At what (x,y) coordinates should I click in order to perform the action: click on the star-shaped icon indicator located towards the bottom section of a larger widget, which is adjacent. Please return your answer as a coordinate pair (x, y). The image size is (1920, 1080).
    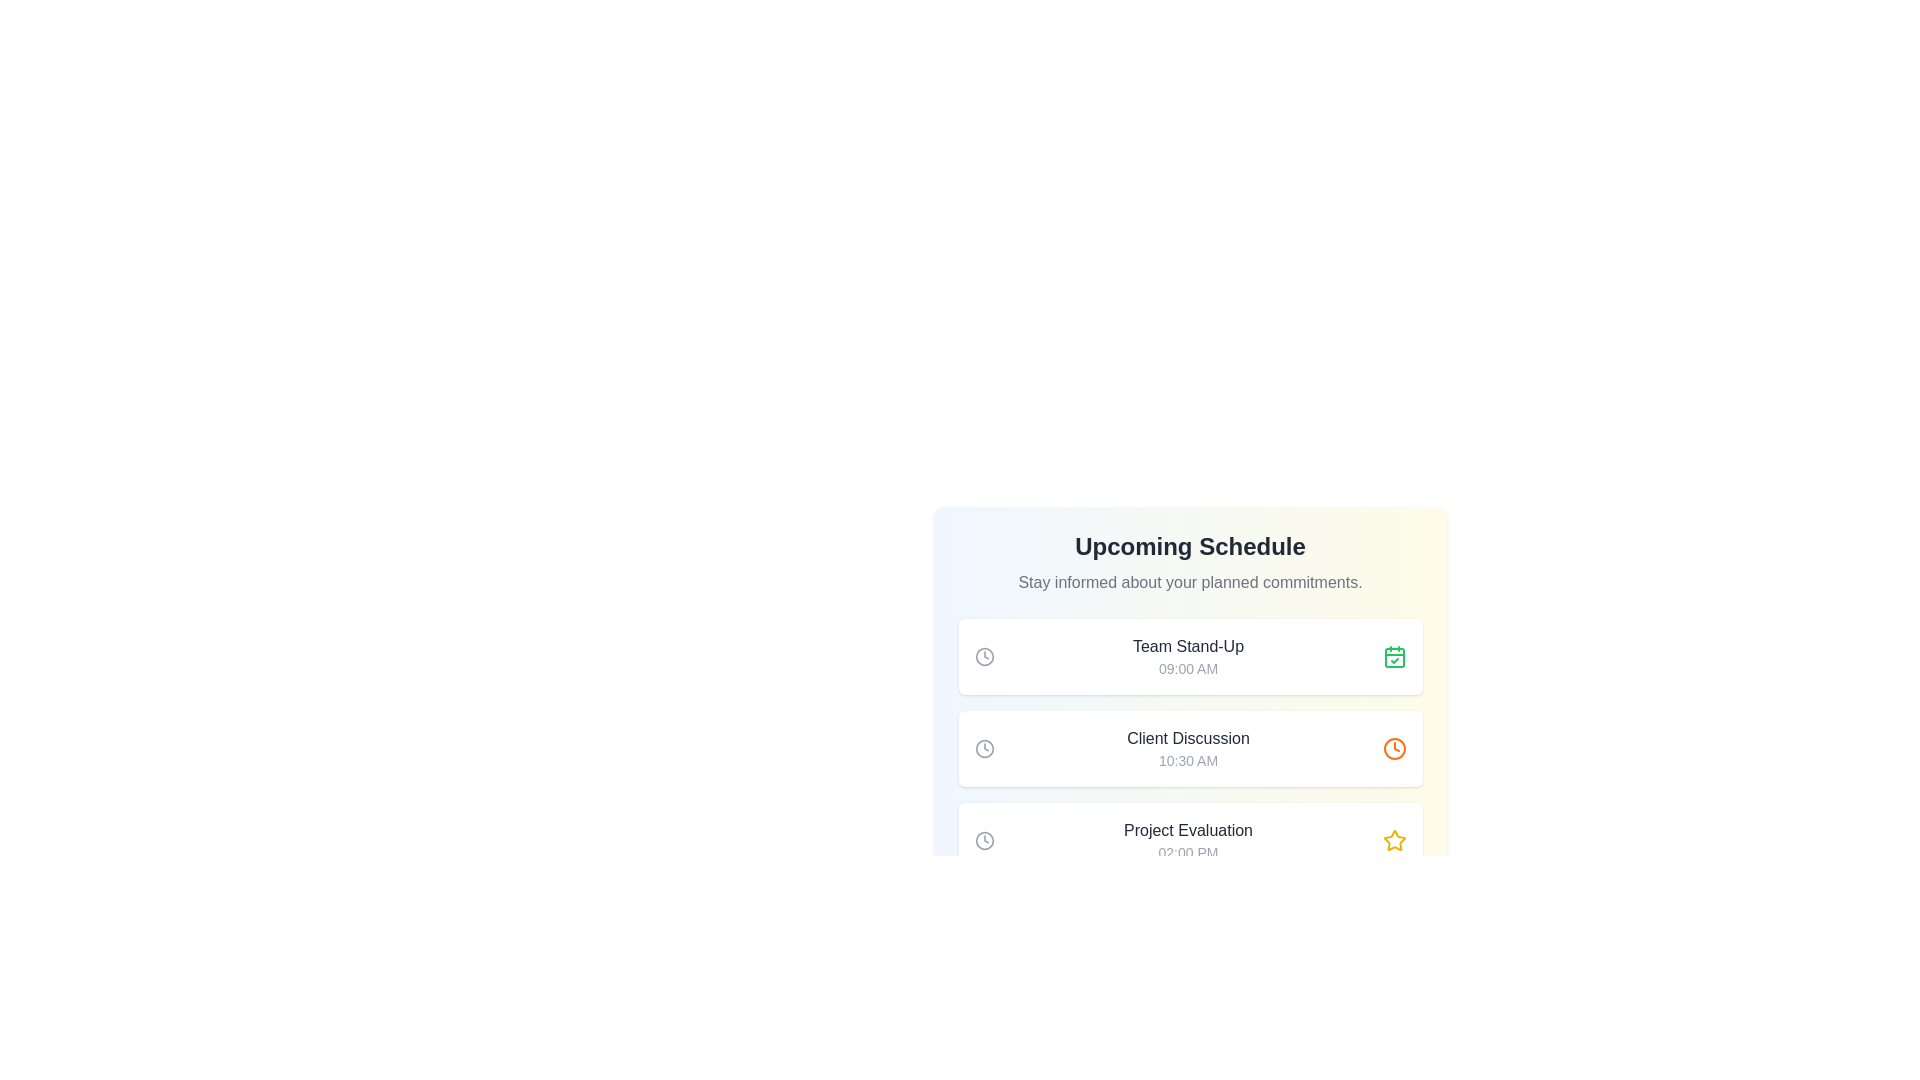
    Looking at the image, I should click on (1393, 840).